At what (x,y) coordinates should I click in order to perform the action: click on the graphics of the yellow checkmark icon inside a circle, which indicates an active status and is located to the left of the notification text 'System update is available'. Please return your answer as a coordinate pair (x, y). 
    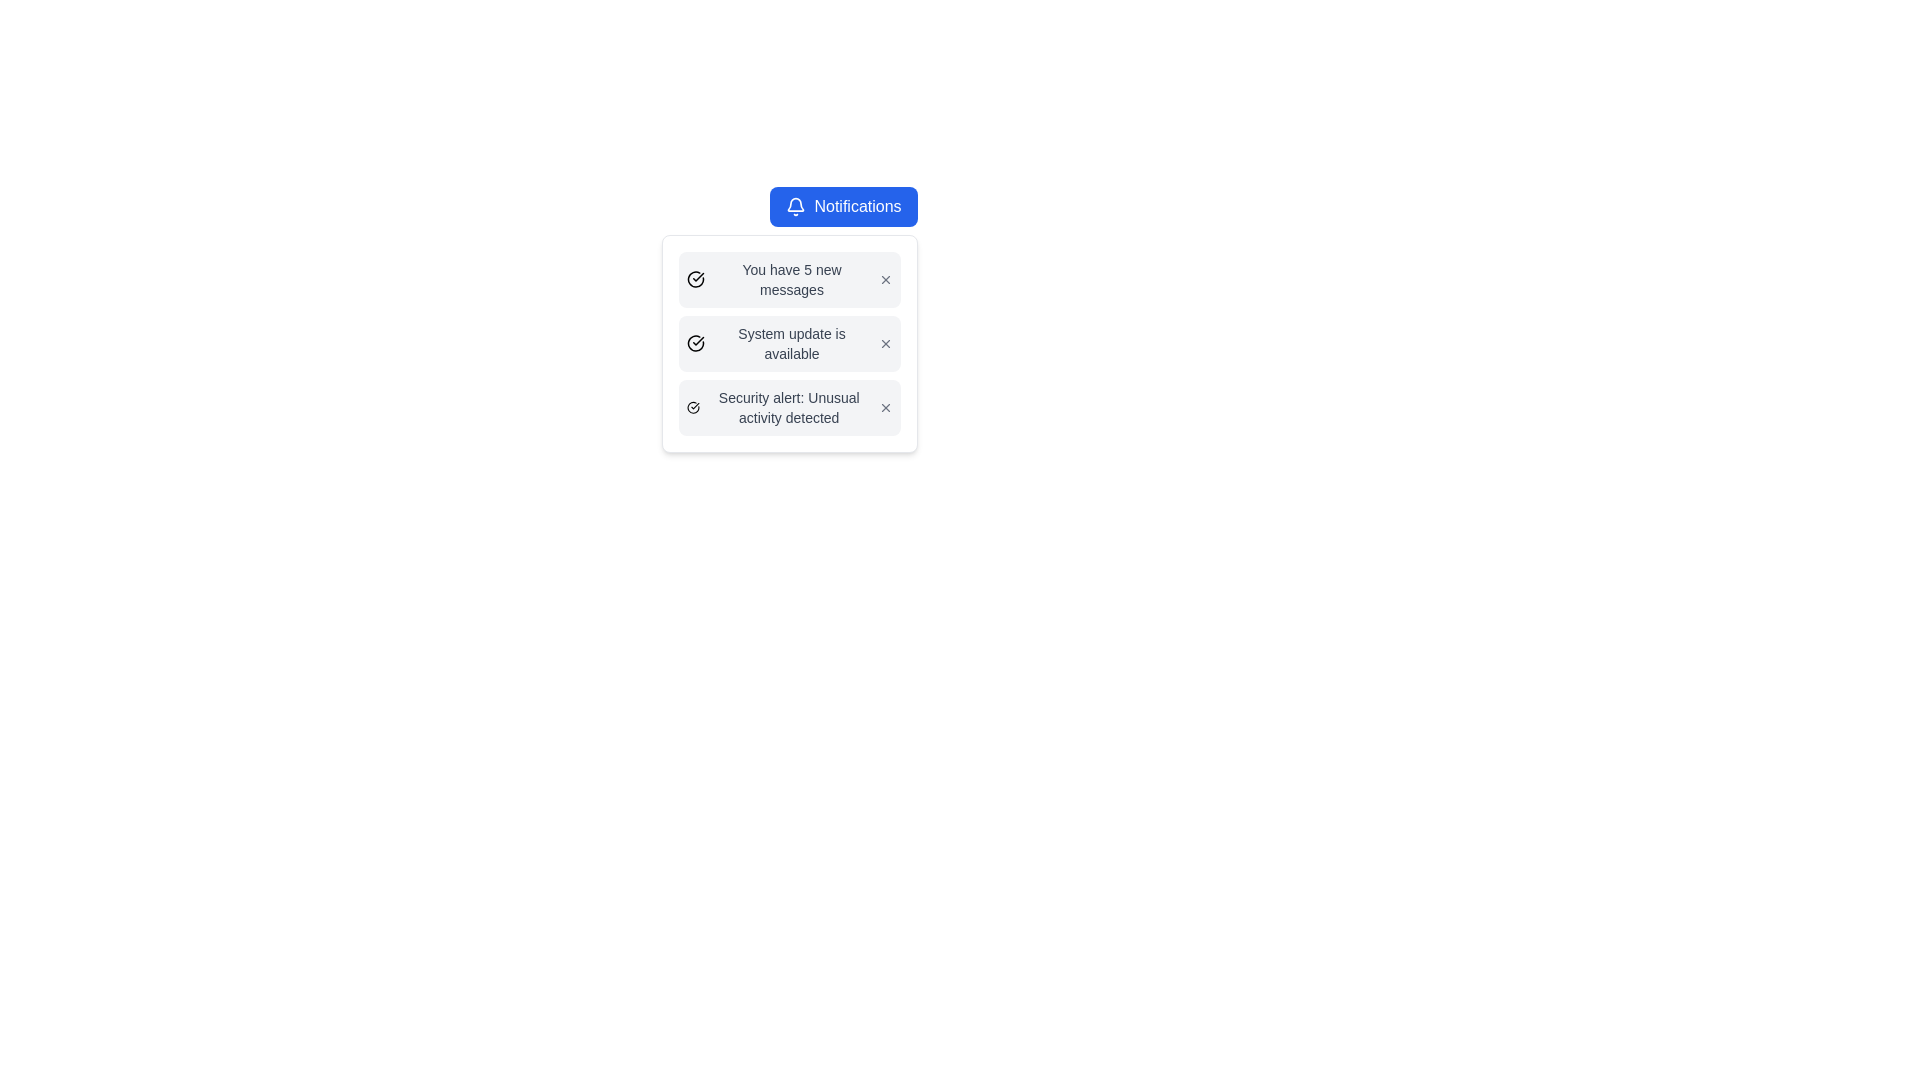
    Looking at the image, I should click on (696, 342).